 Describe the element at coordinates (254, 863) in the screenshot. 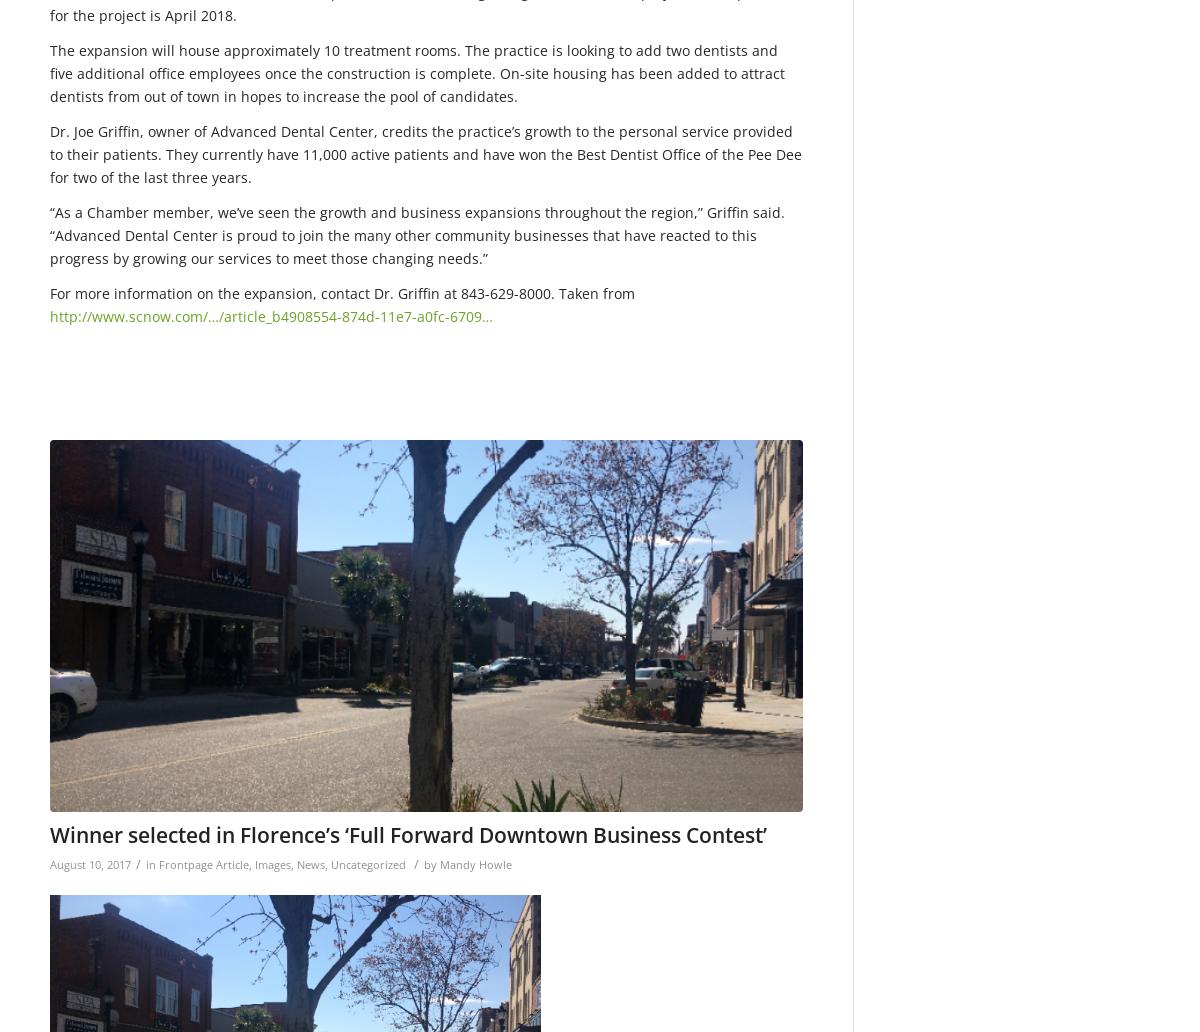

I see `'Images'` at that location.